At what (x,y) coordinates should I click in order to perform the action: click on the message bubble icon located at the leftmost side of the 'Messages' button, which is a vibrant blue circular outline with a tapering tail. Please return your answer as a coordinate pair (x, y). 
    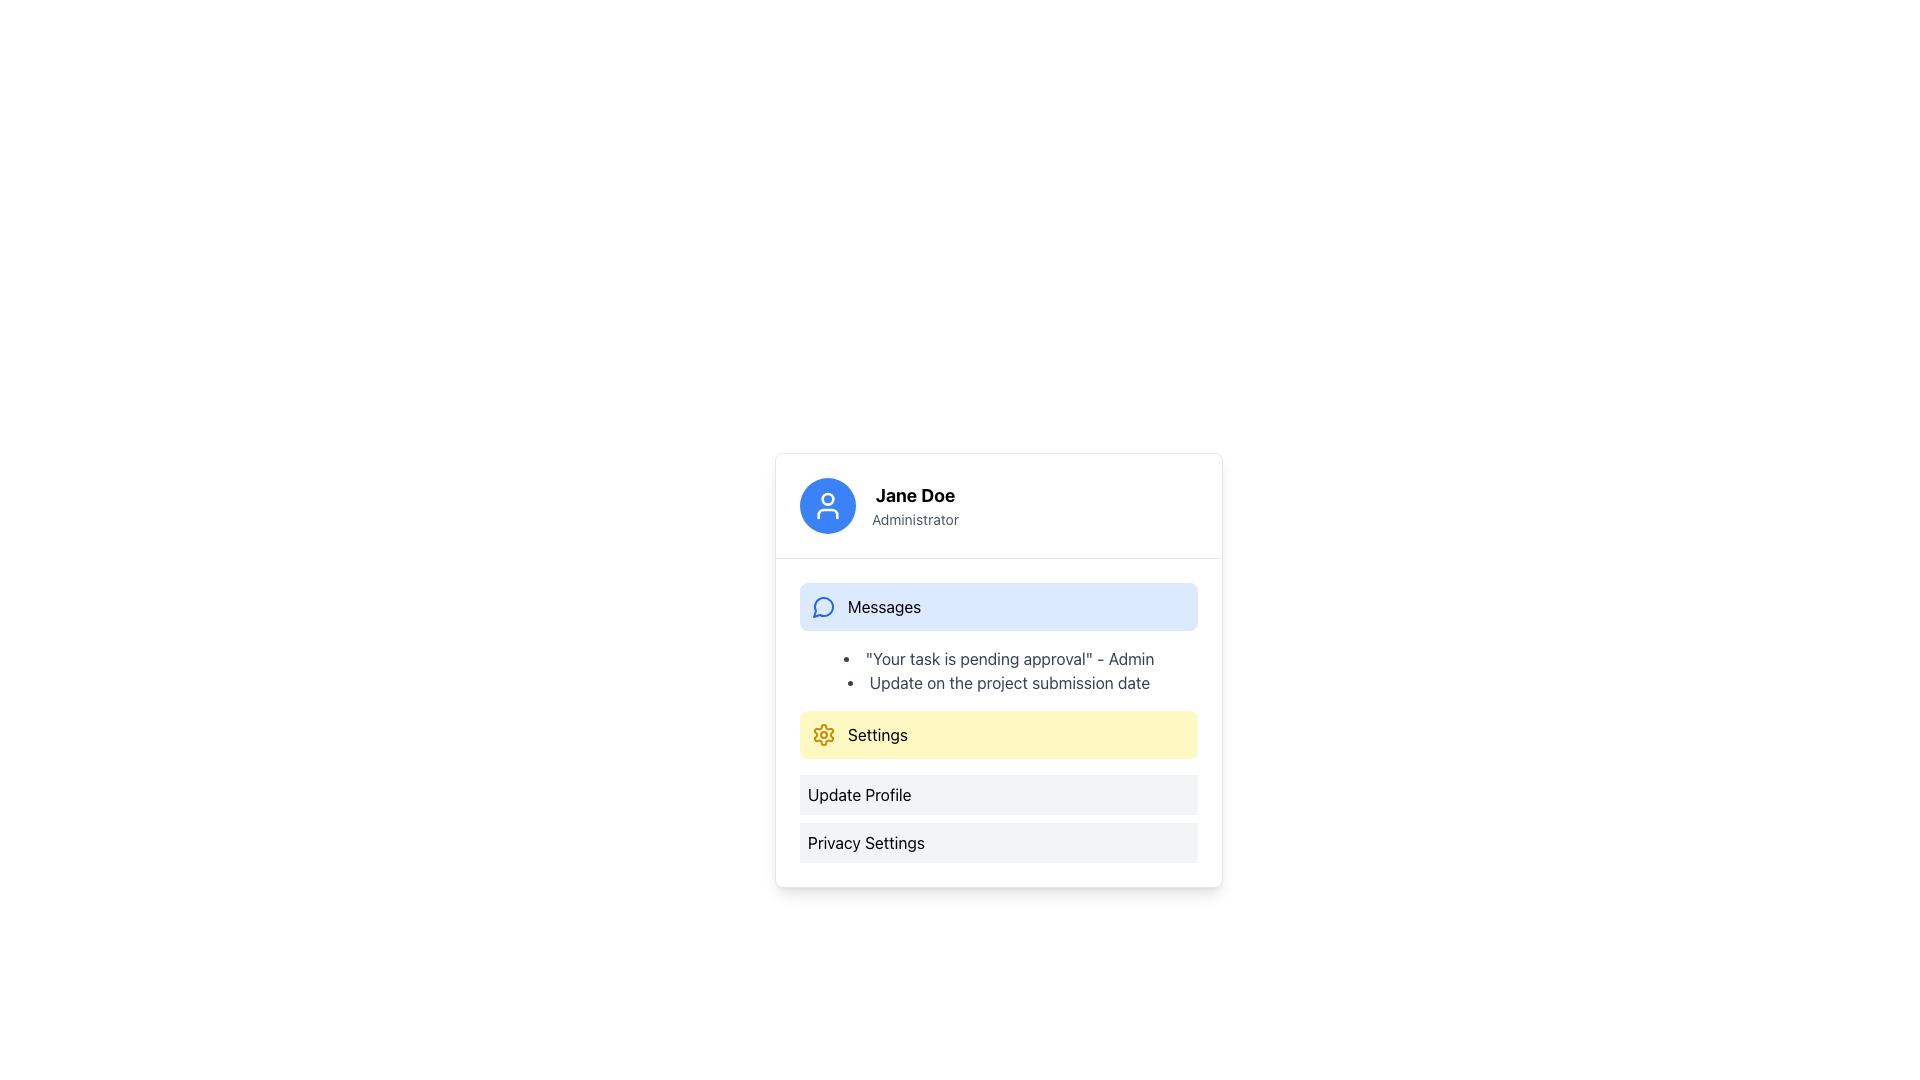
    Looking at the image, I should click on (824, 605).